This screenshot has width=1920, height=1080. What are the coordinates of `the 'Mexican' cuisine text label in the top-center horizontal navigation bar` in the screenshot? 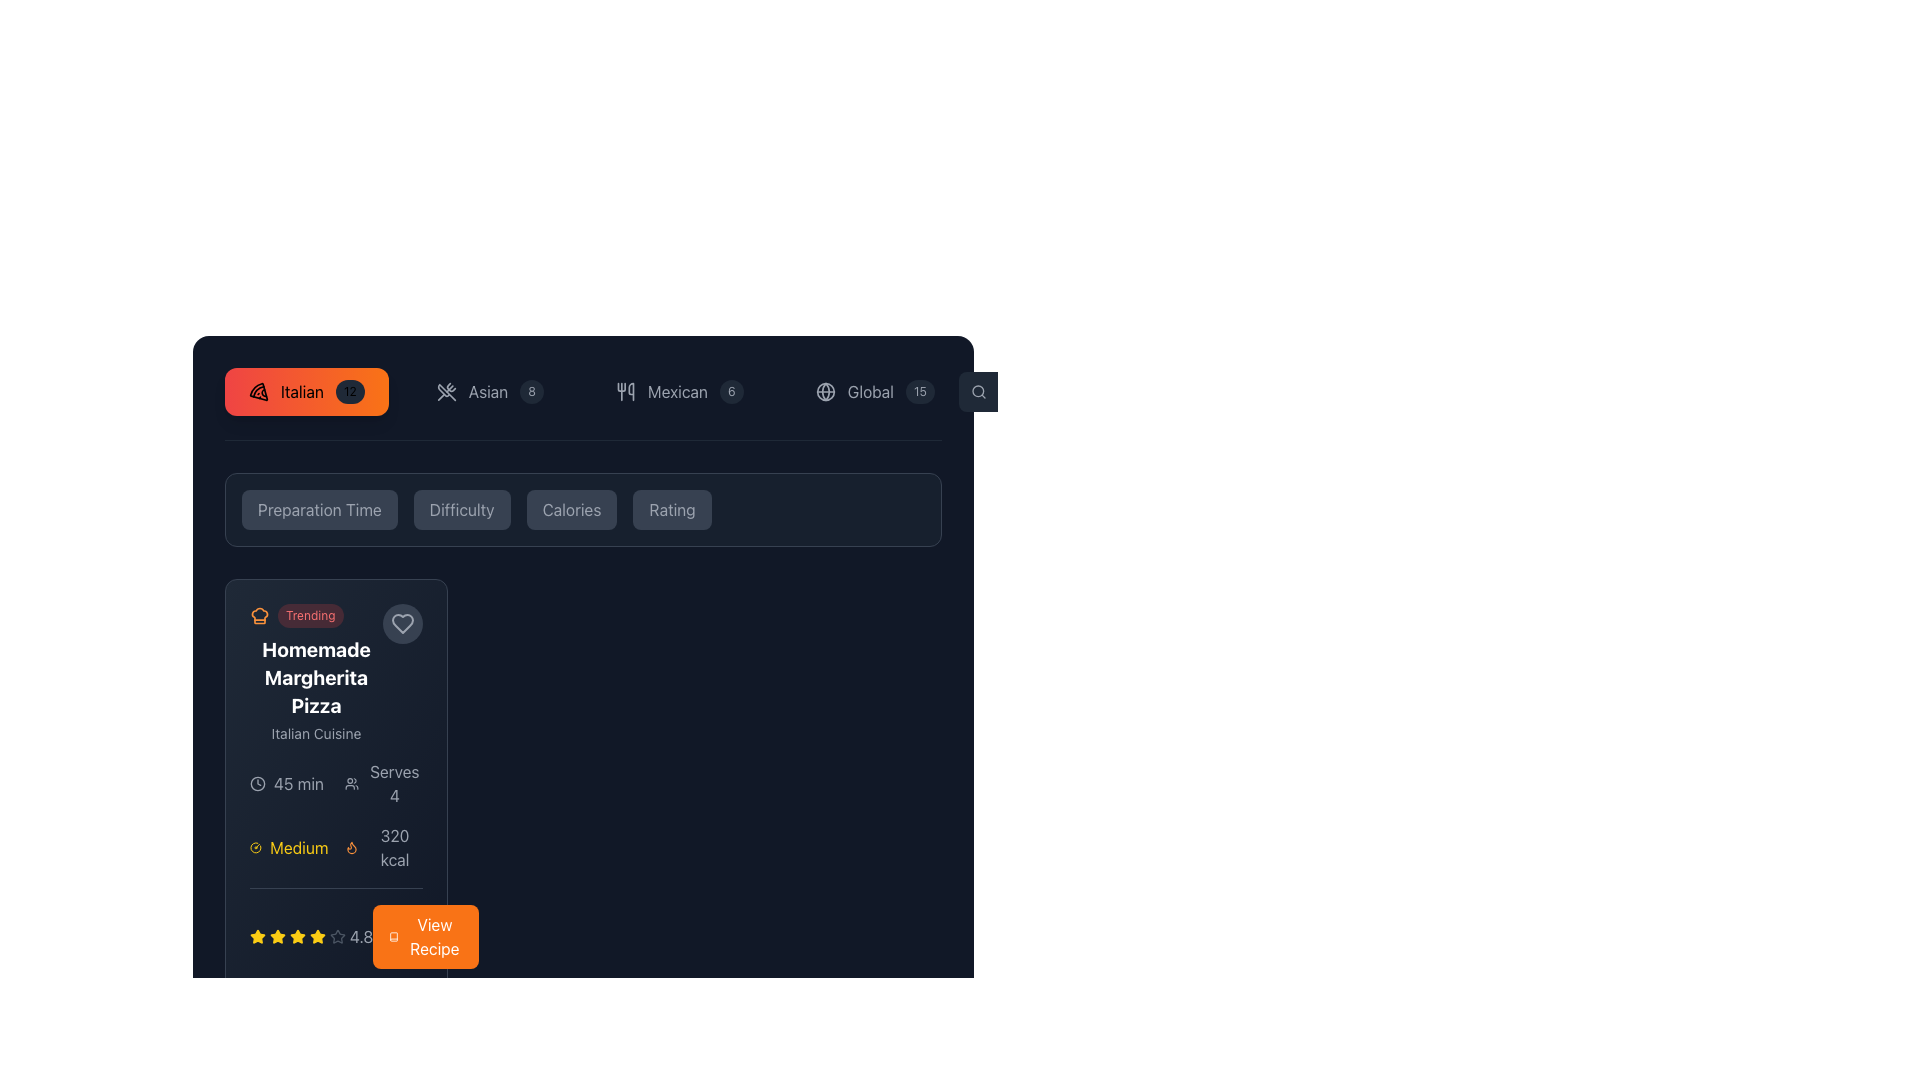 It's located at (677, 392).